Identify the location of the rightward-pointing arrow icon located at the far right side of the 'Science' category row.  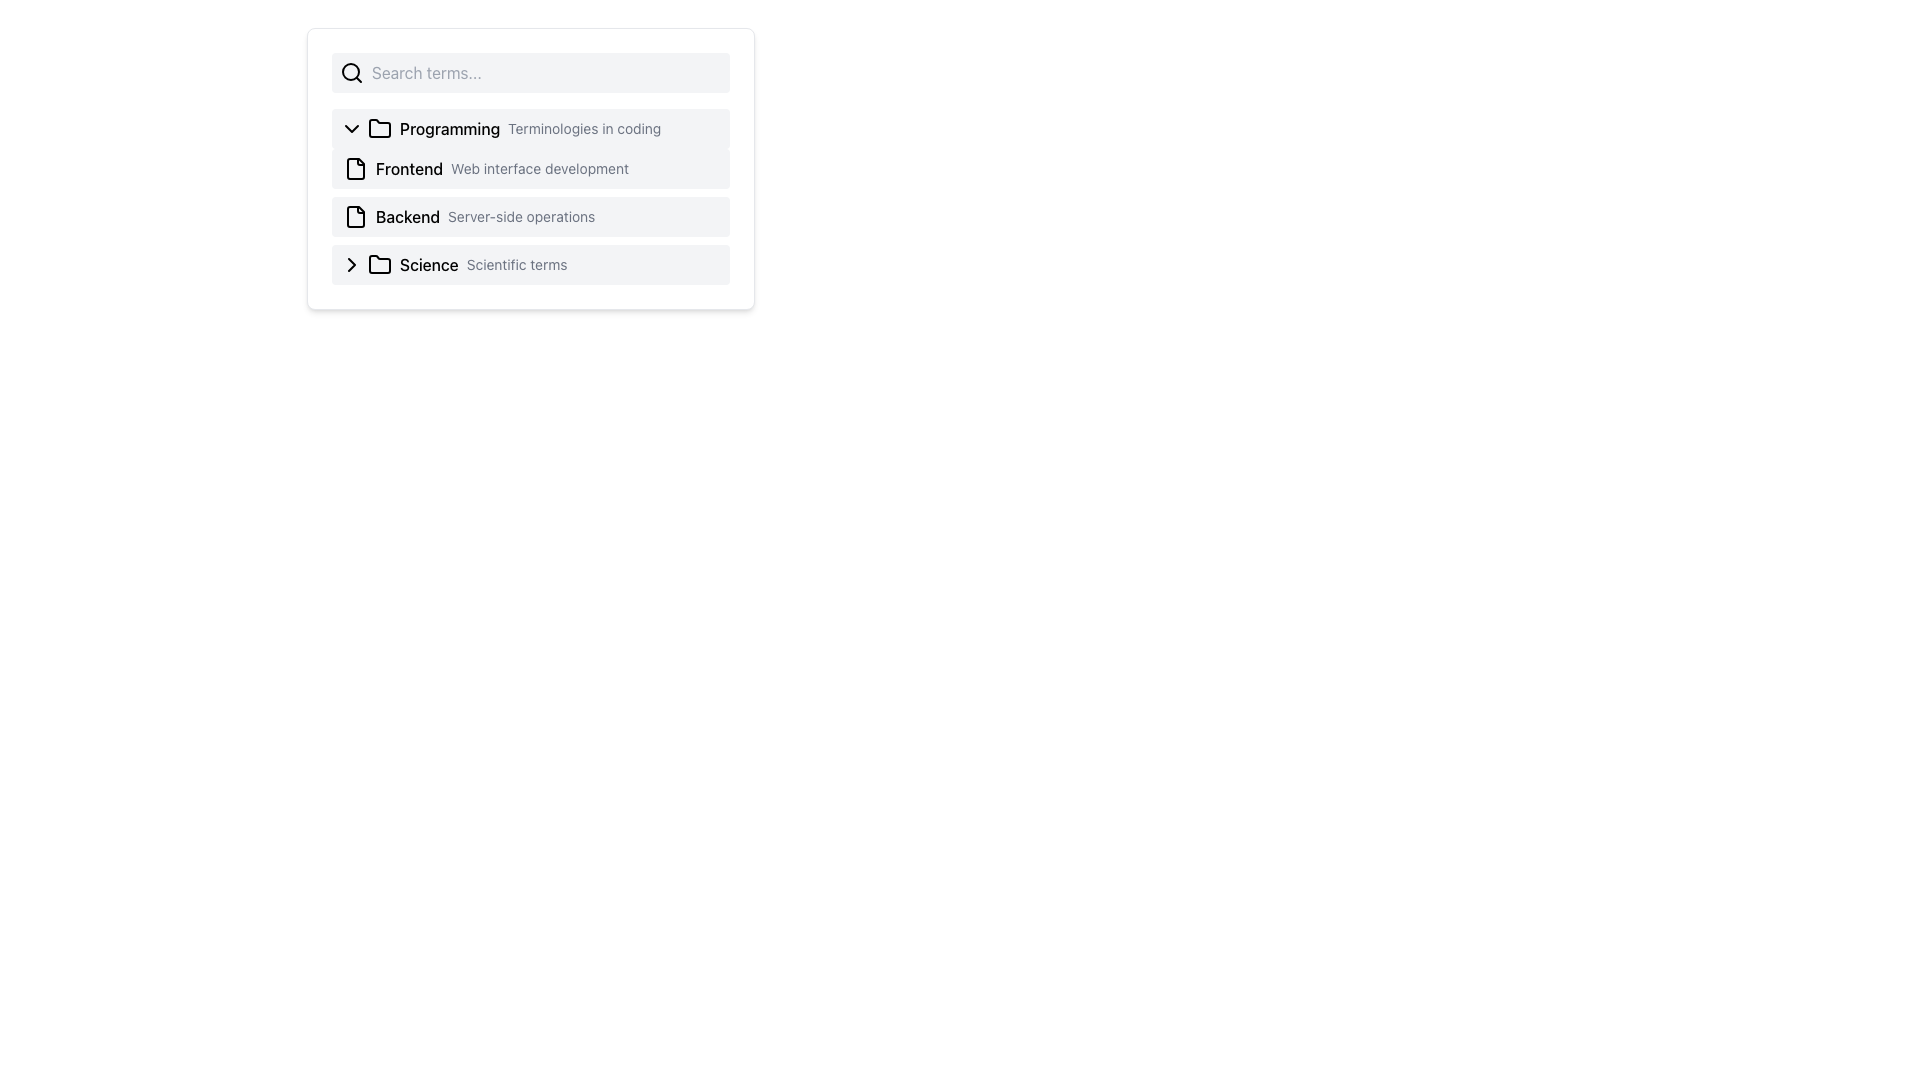
(351, 264).